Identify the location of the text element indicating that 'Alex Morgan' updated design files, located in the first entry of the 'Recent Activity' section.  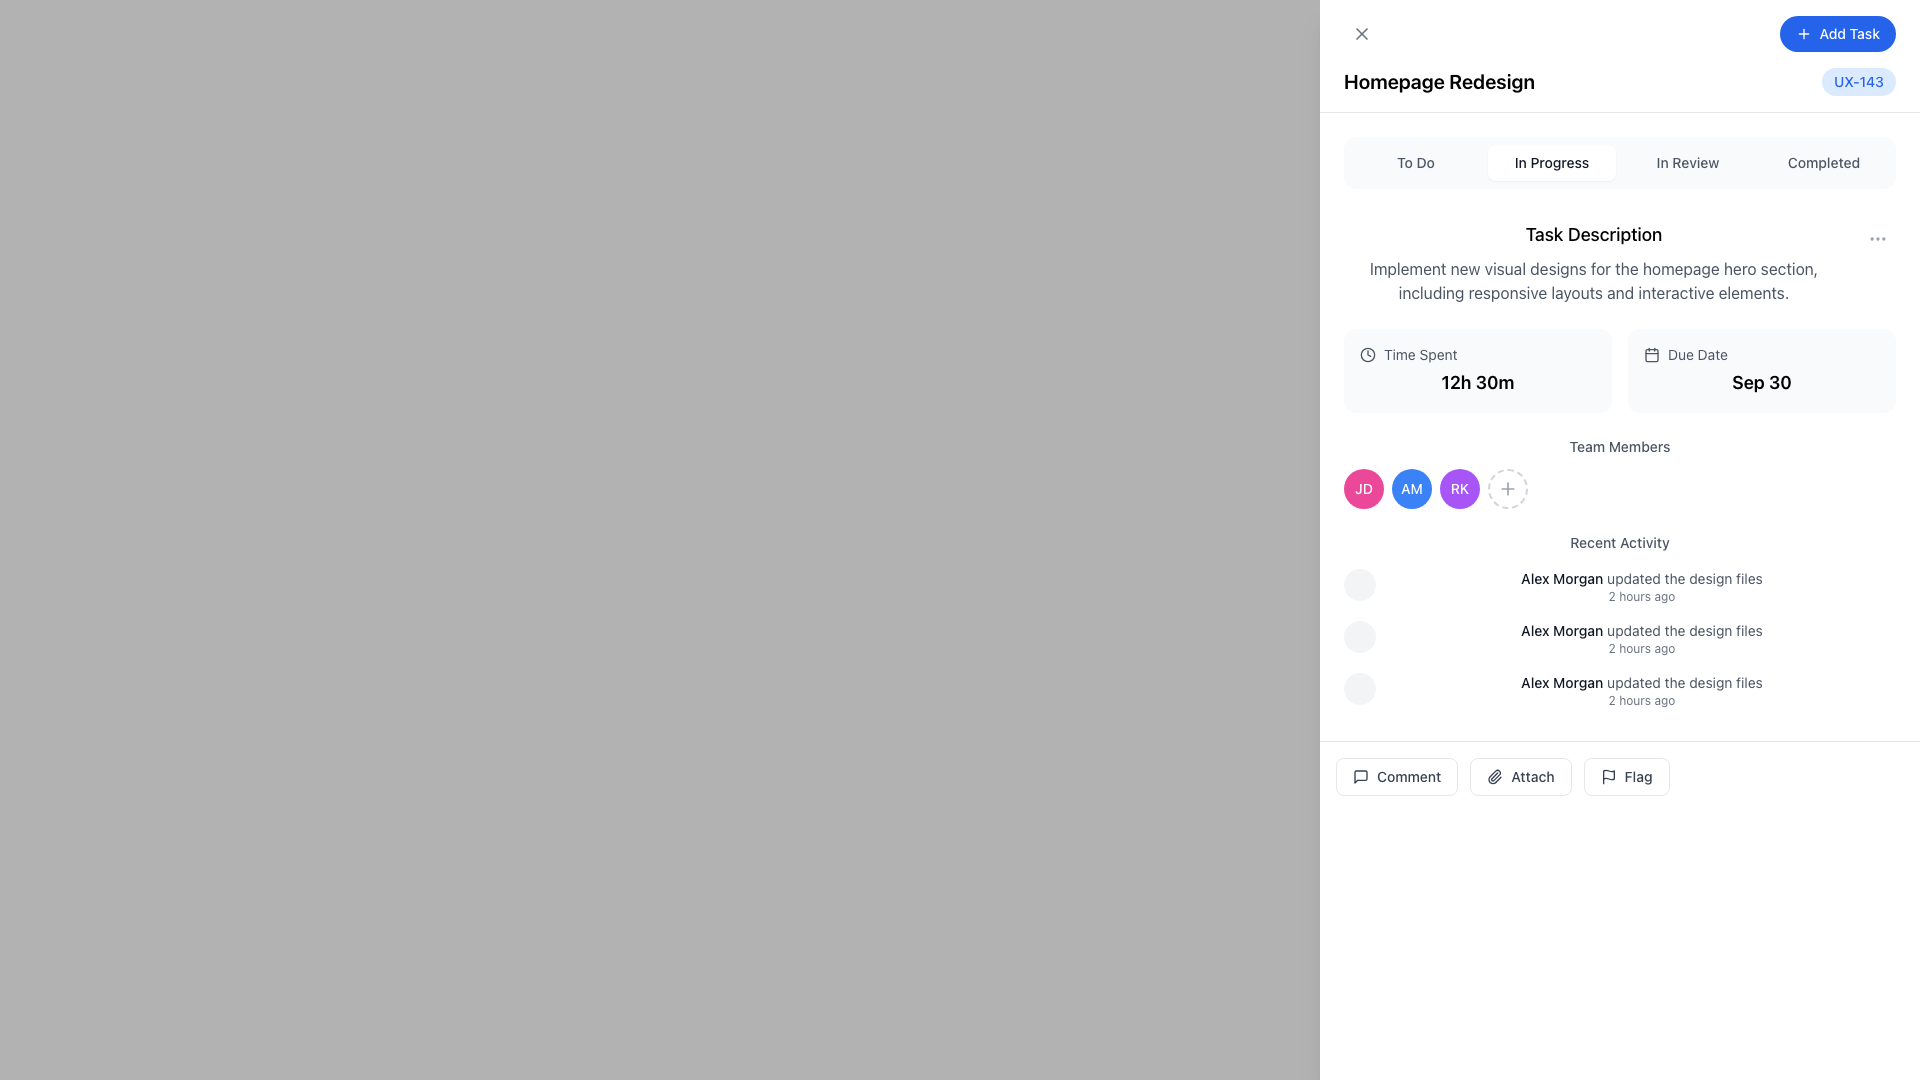
(1641, 578).